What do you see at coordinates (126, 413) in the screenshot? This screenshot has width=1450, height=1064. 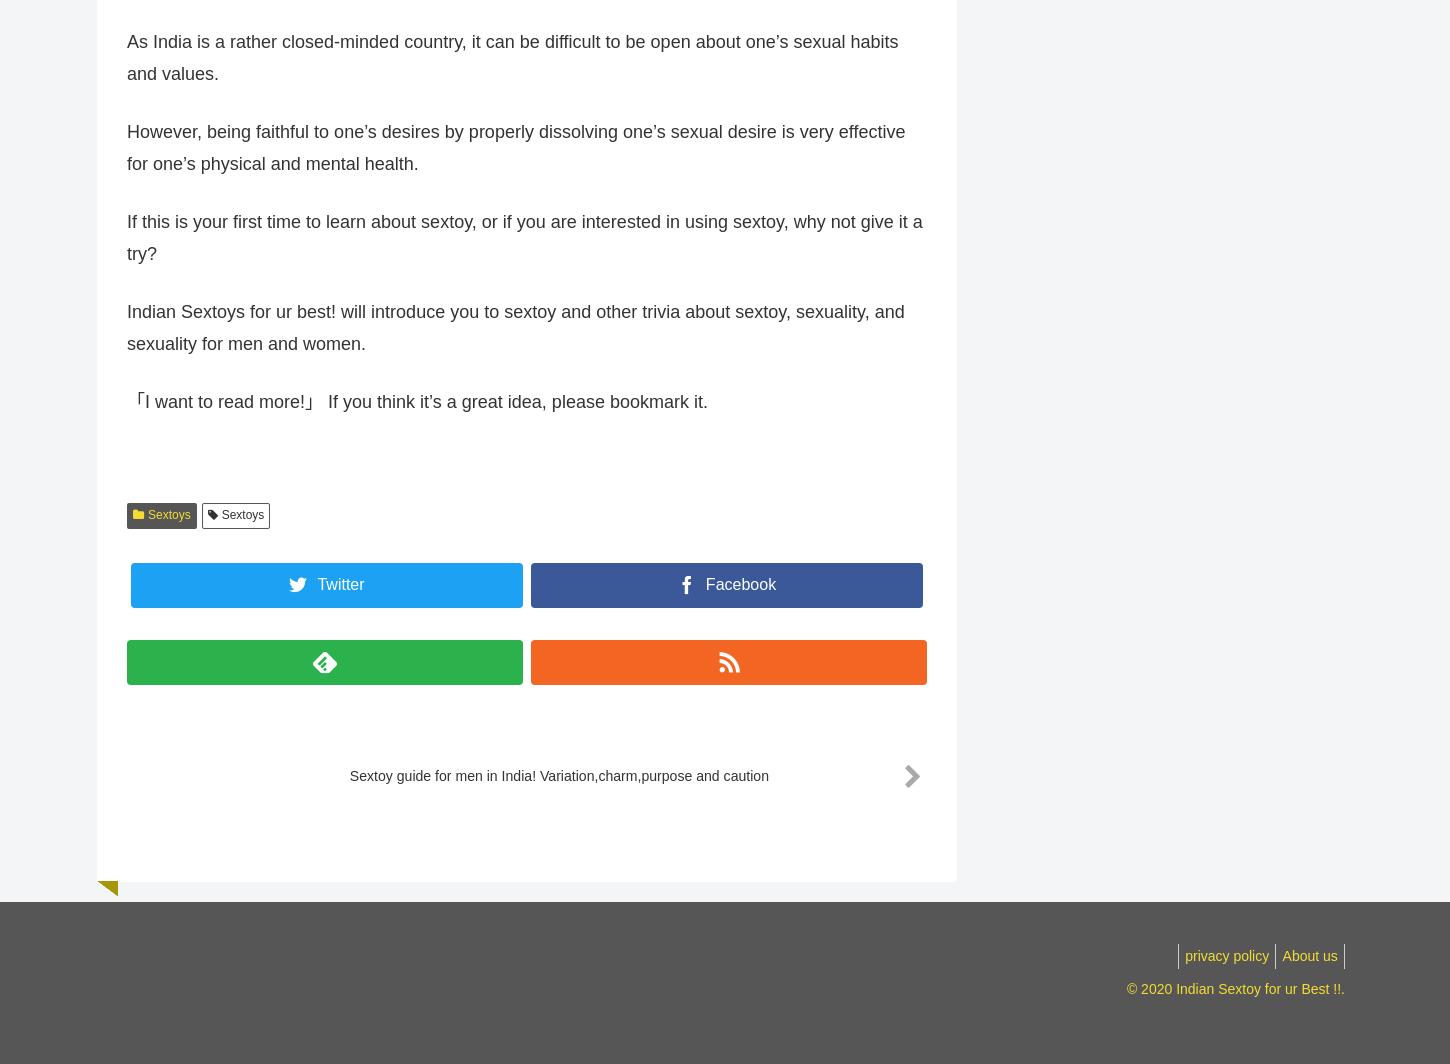 I see `'「I want to read more!」 If you think it’s a great idea, please bookmark it.'` at bounding box center [126, 413].